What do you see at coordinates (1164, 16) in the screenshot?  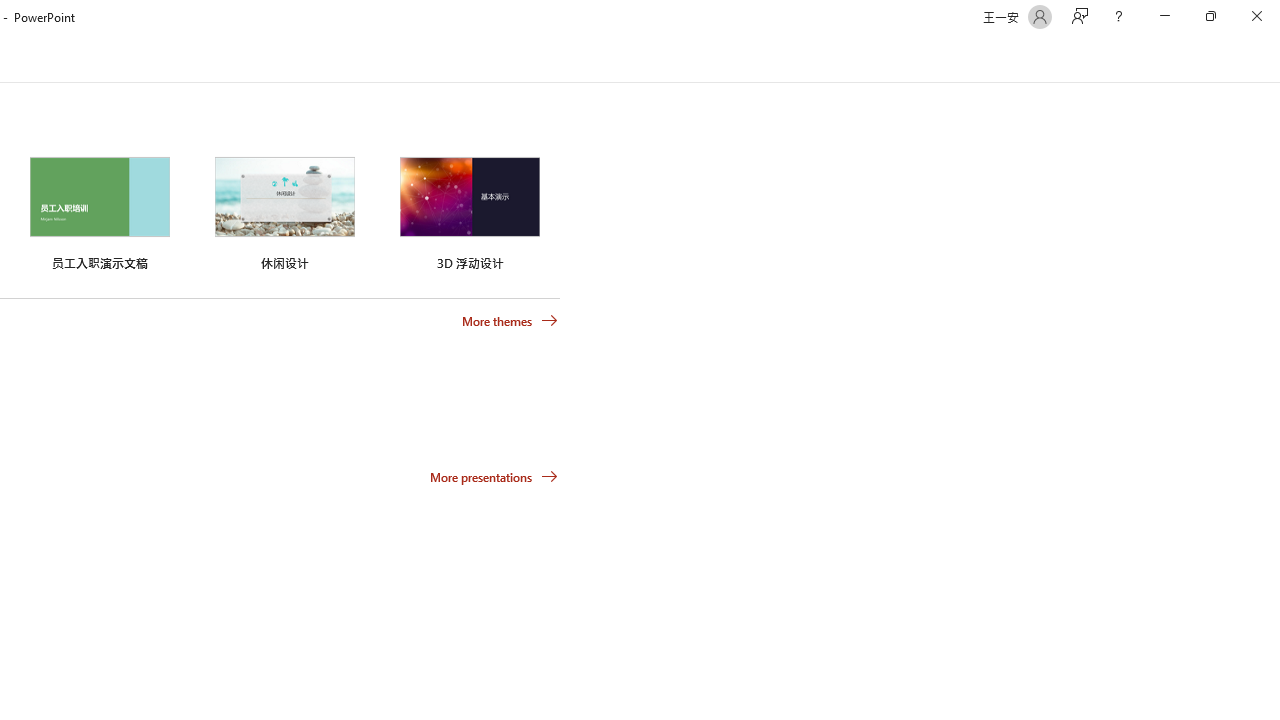 I see `'Minimize'` at bounding box center [1164, 16].